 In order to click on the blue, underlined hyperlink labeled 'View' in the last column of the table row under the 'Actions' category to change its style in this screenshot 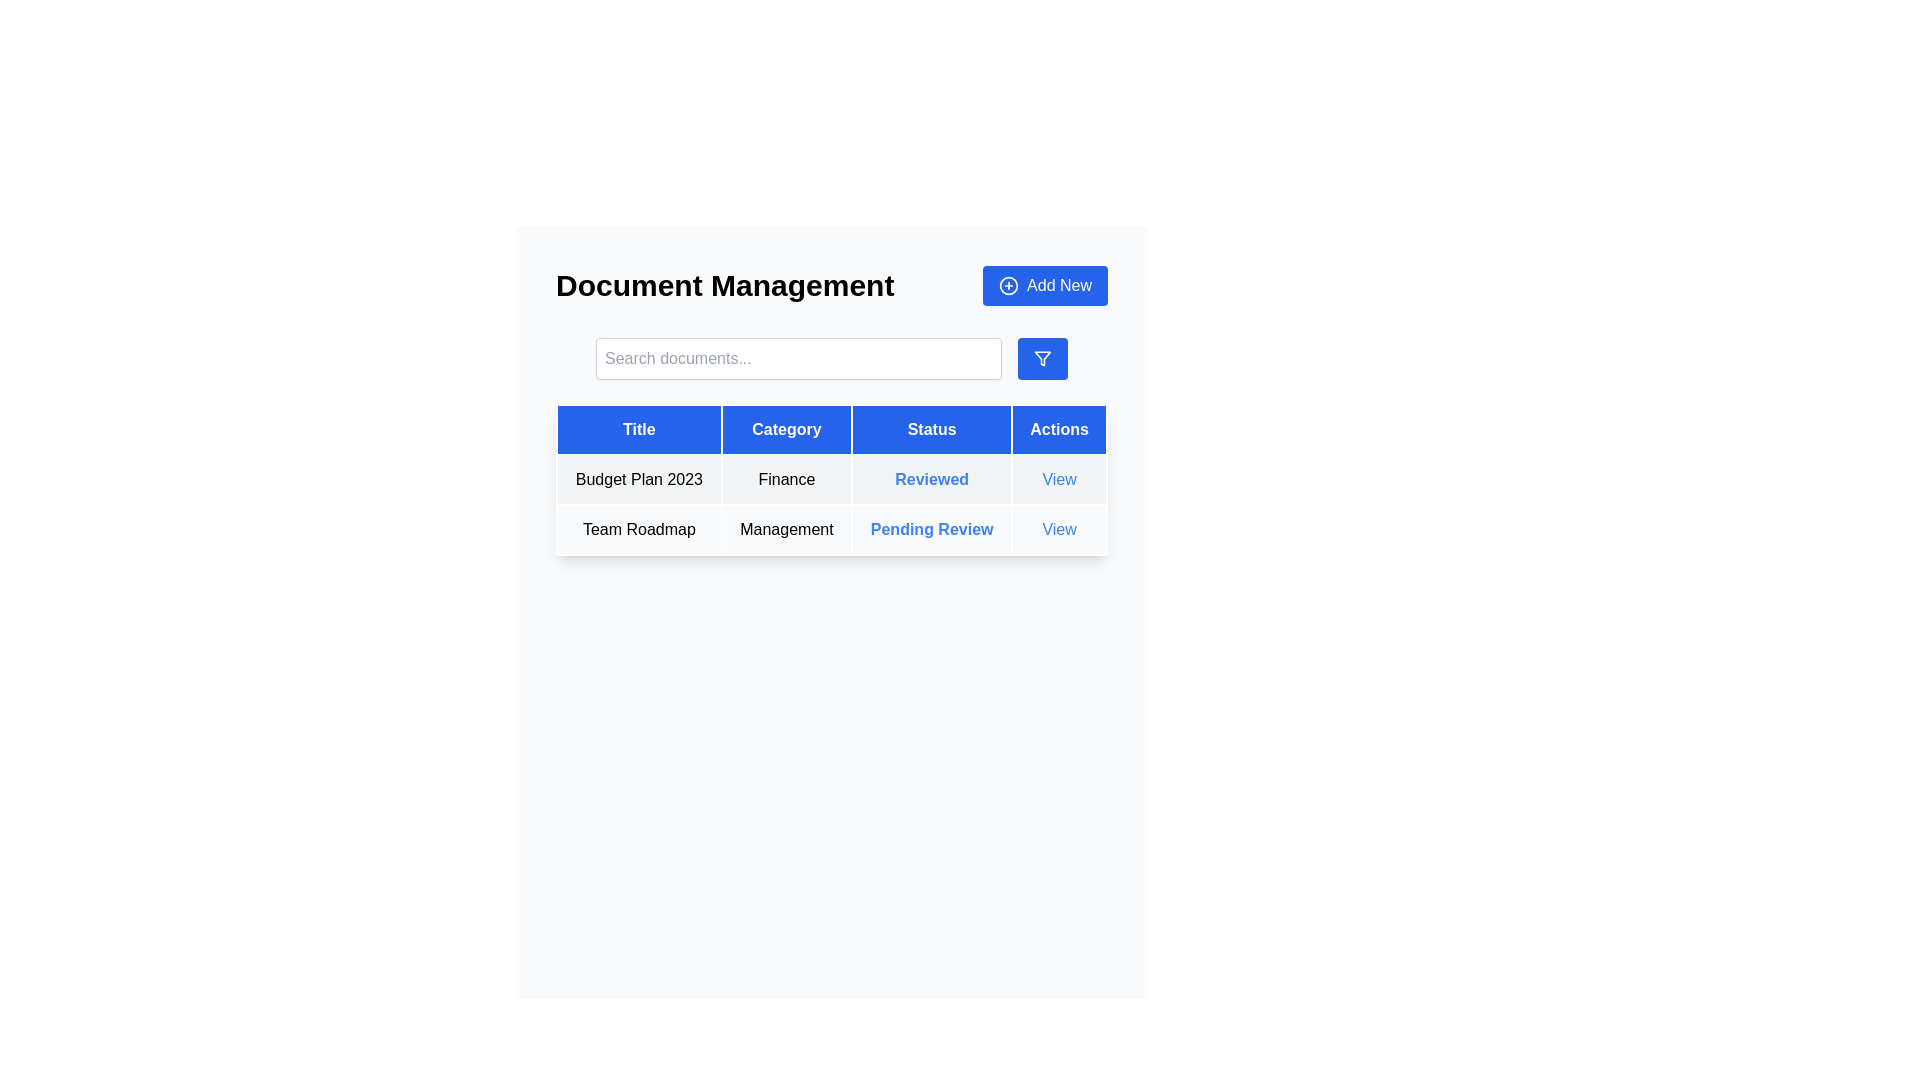, I will do `click(1058, 528)`.